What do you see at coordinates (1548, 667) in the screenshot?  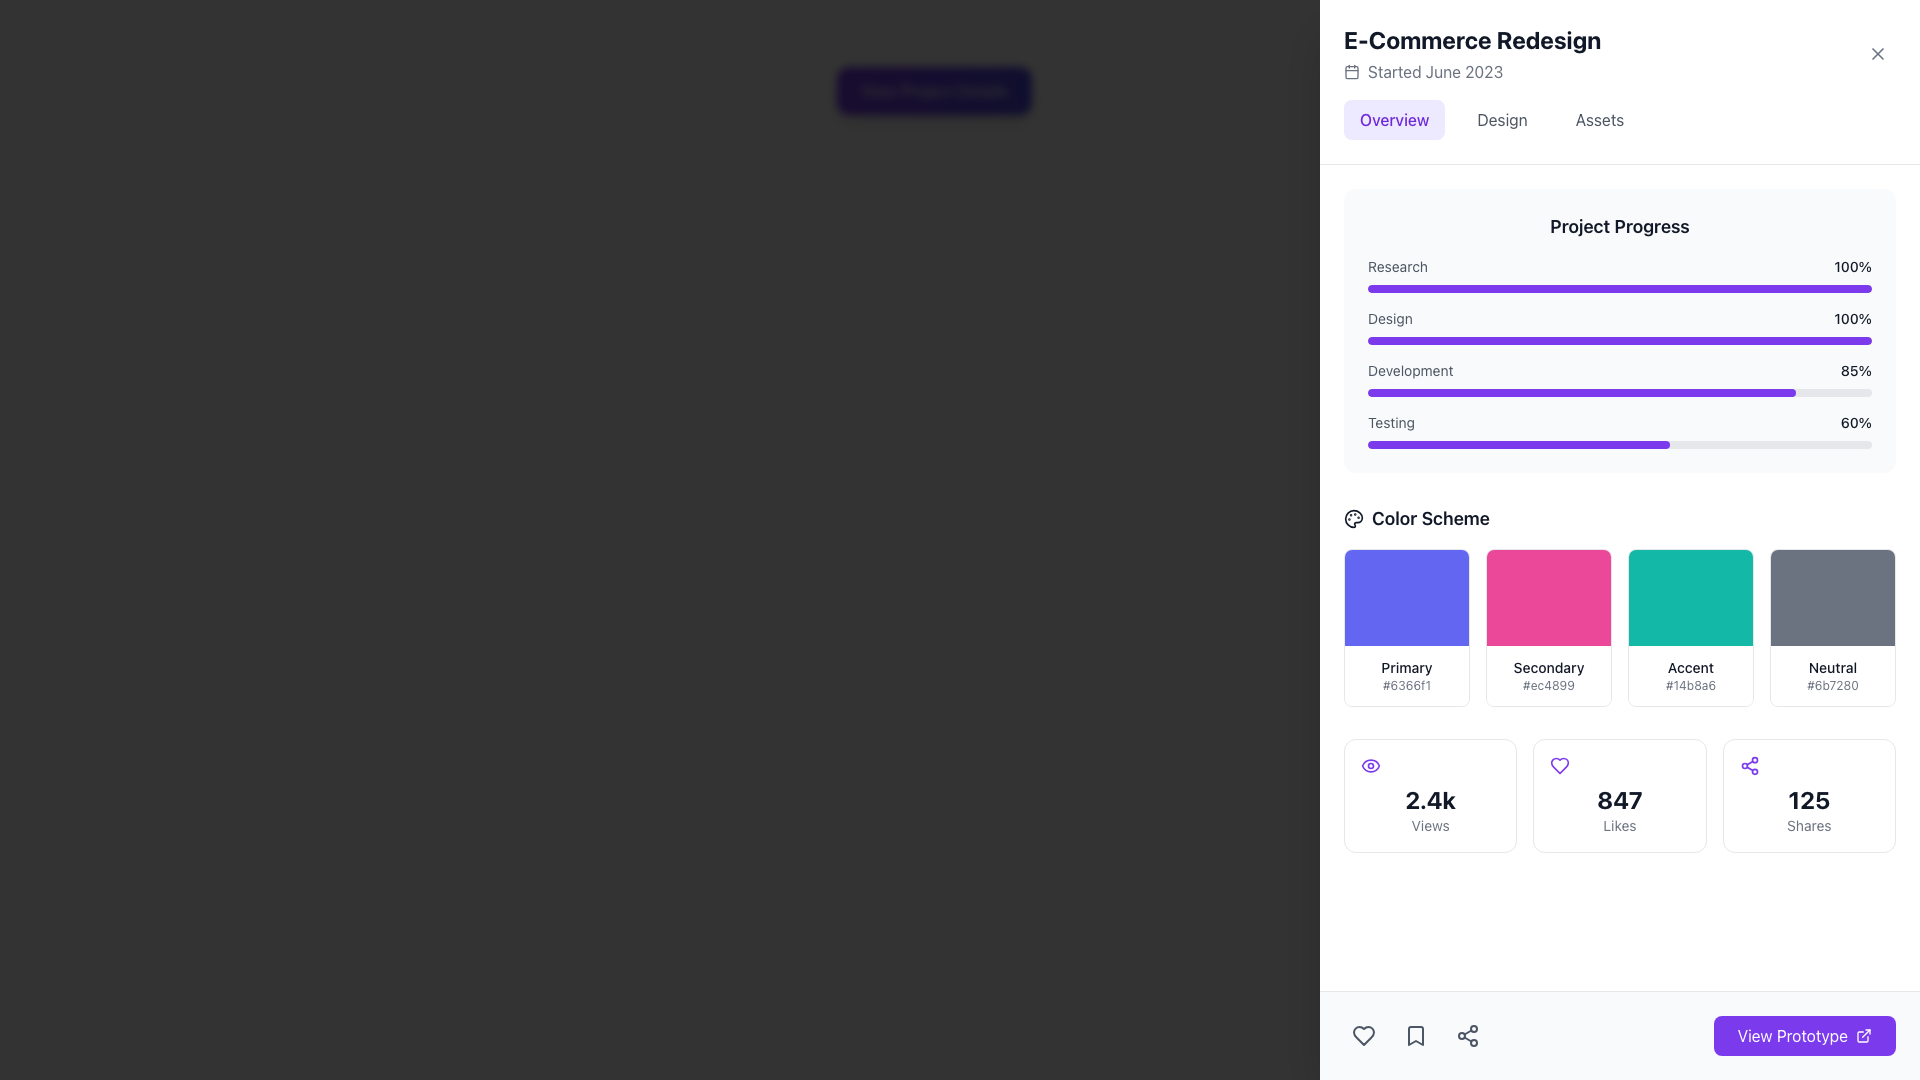 I see `the text label displaying 'Secondary' in bold black text, located in the 'Color Scheme' section above the color code '#ec4899'` at bounding box center [1548, 667].